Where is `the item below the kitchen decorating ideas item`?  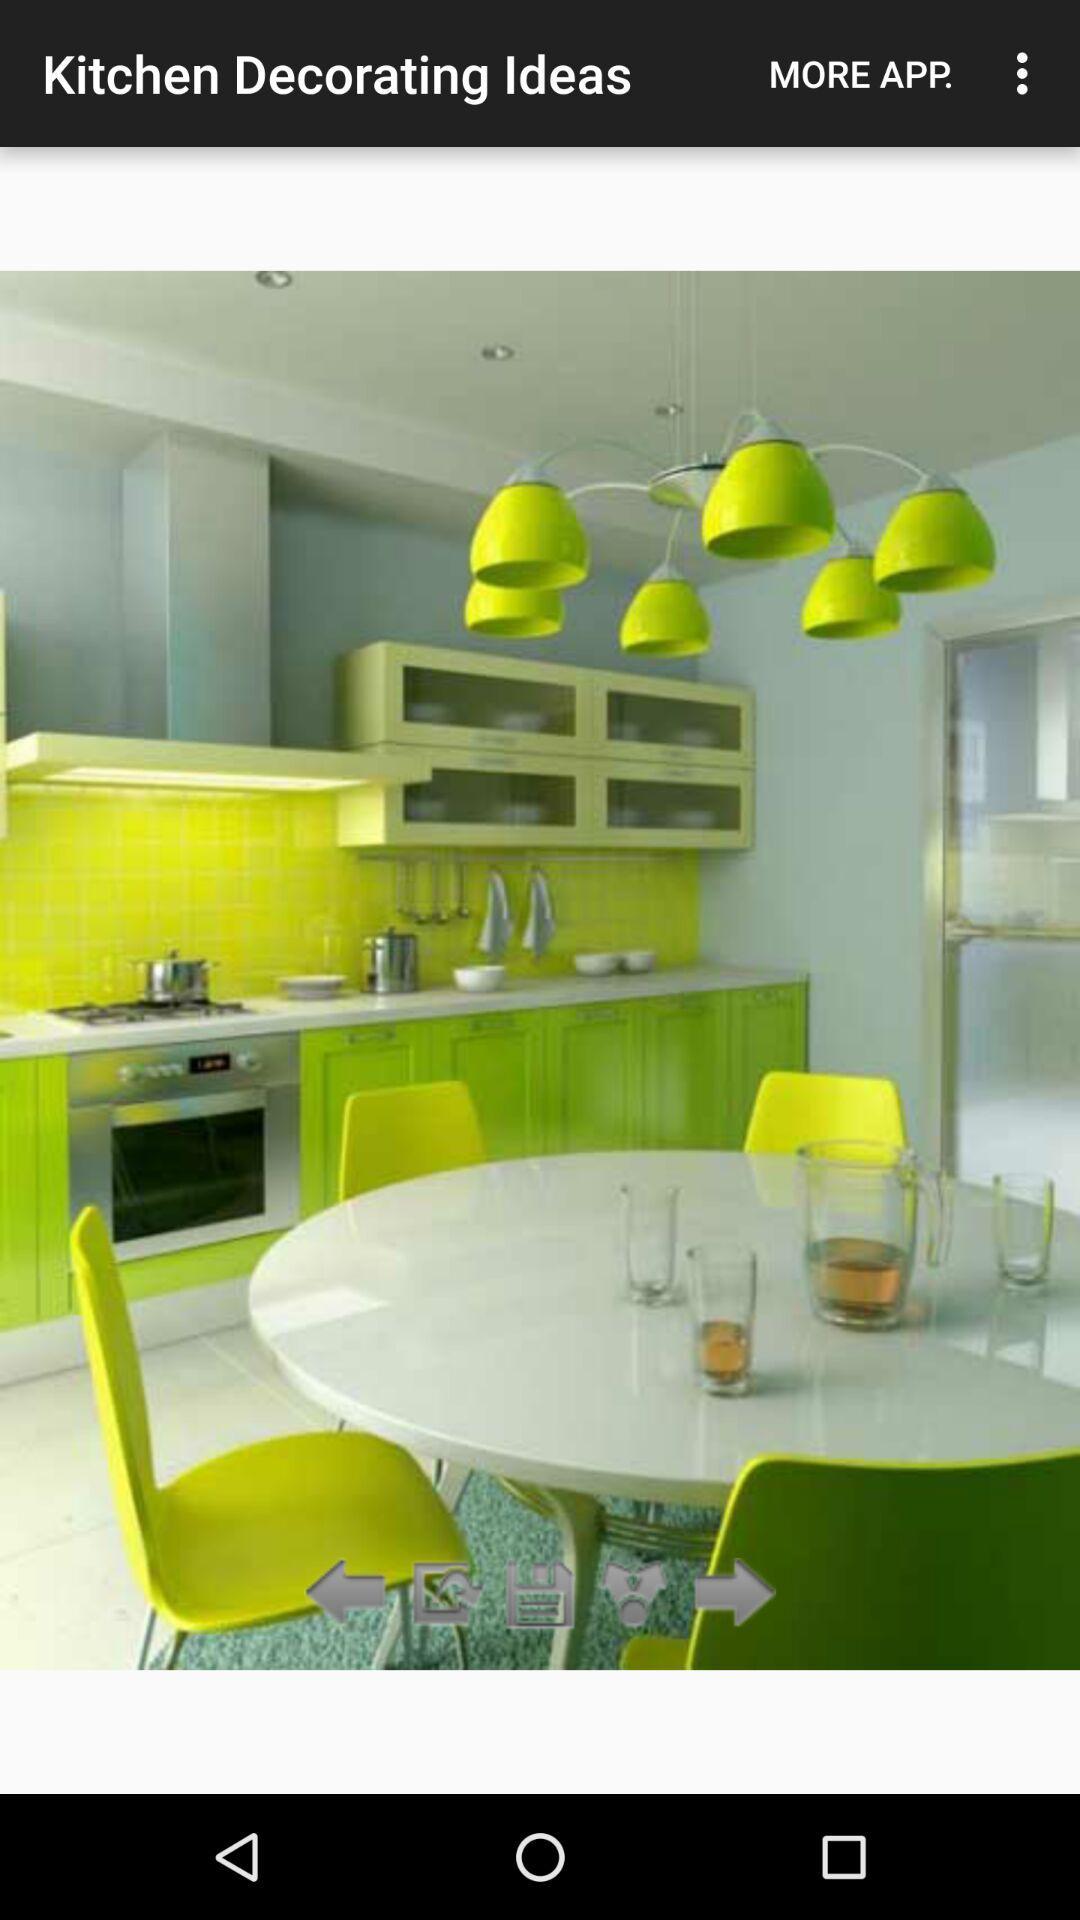 the item below the kitchen decorating ideas item is located at coordinates (444, 1593).